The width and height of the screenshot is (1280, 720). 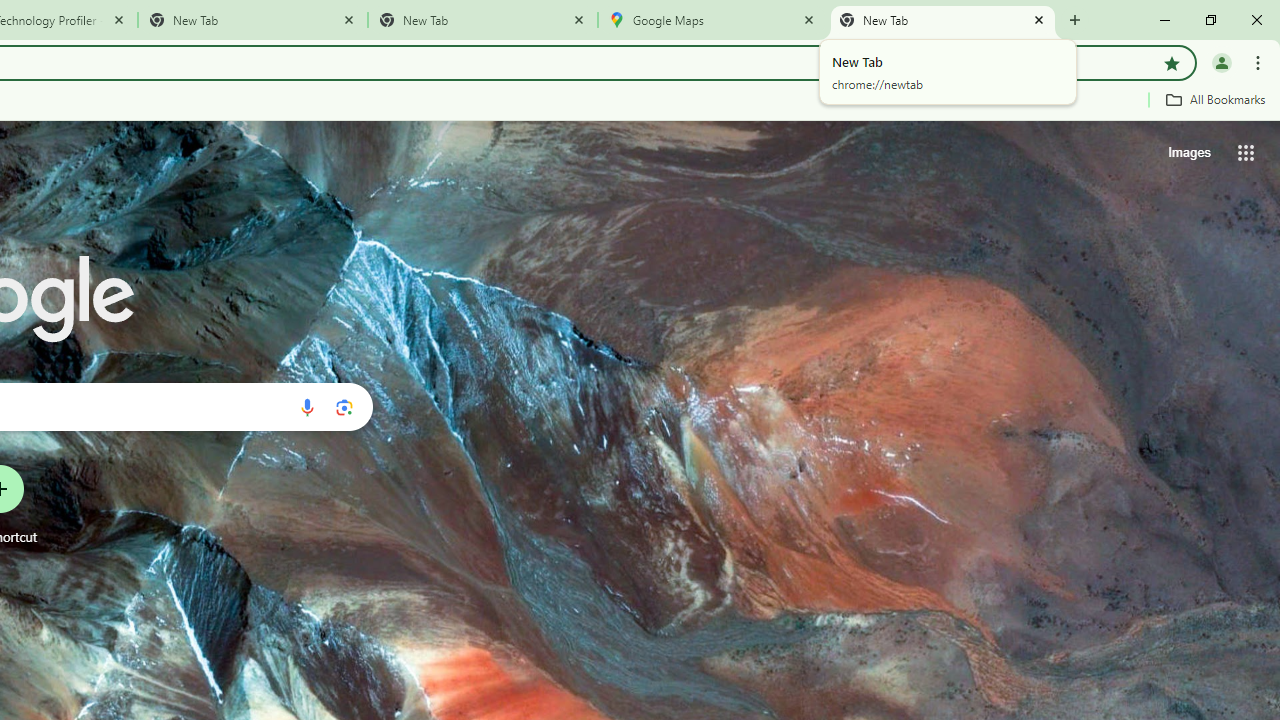 I want to click on 'New Tab', so click(x=942, y=20).